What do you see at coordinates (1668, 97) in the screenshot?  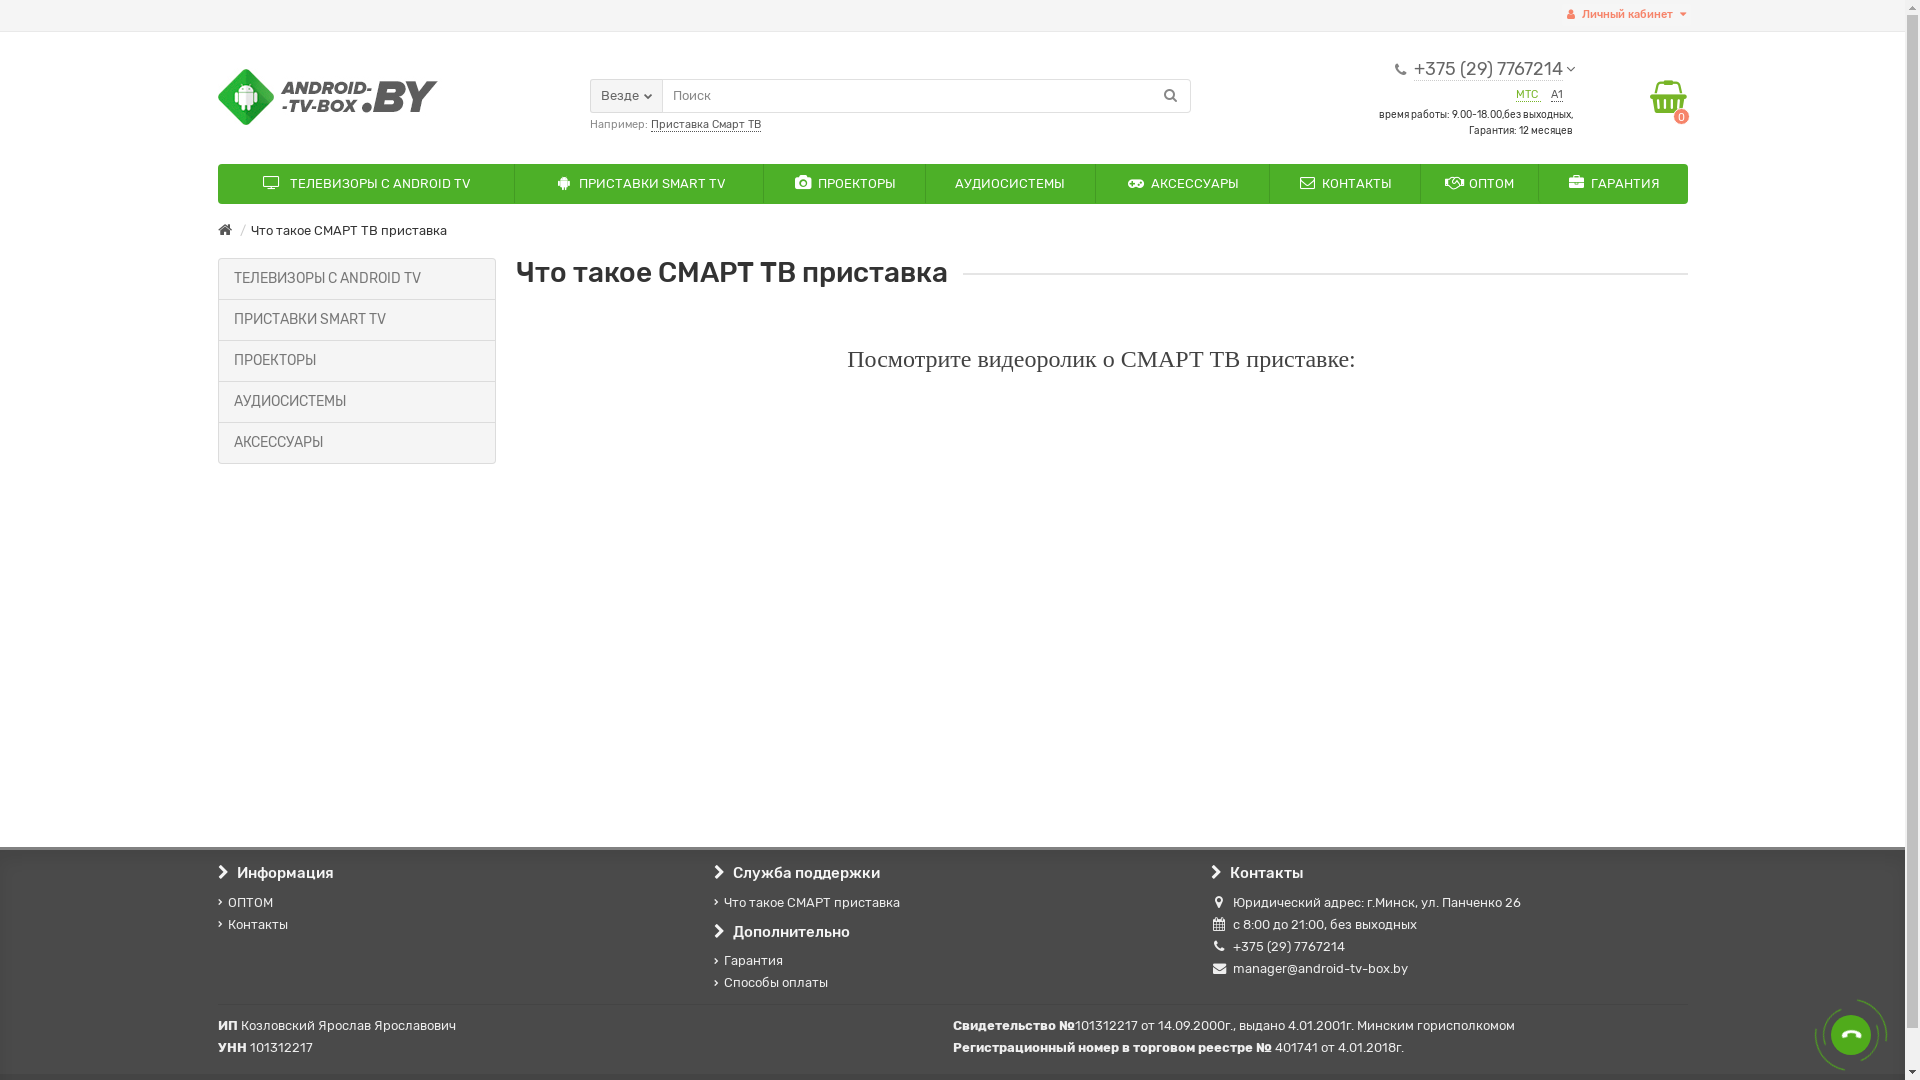 I see `'0'` at bounding box center [1668, 97].